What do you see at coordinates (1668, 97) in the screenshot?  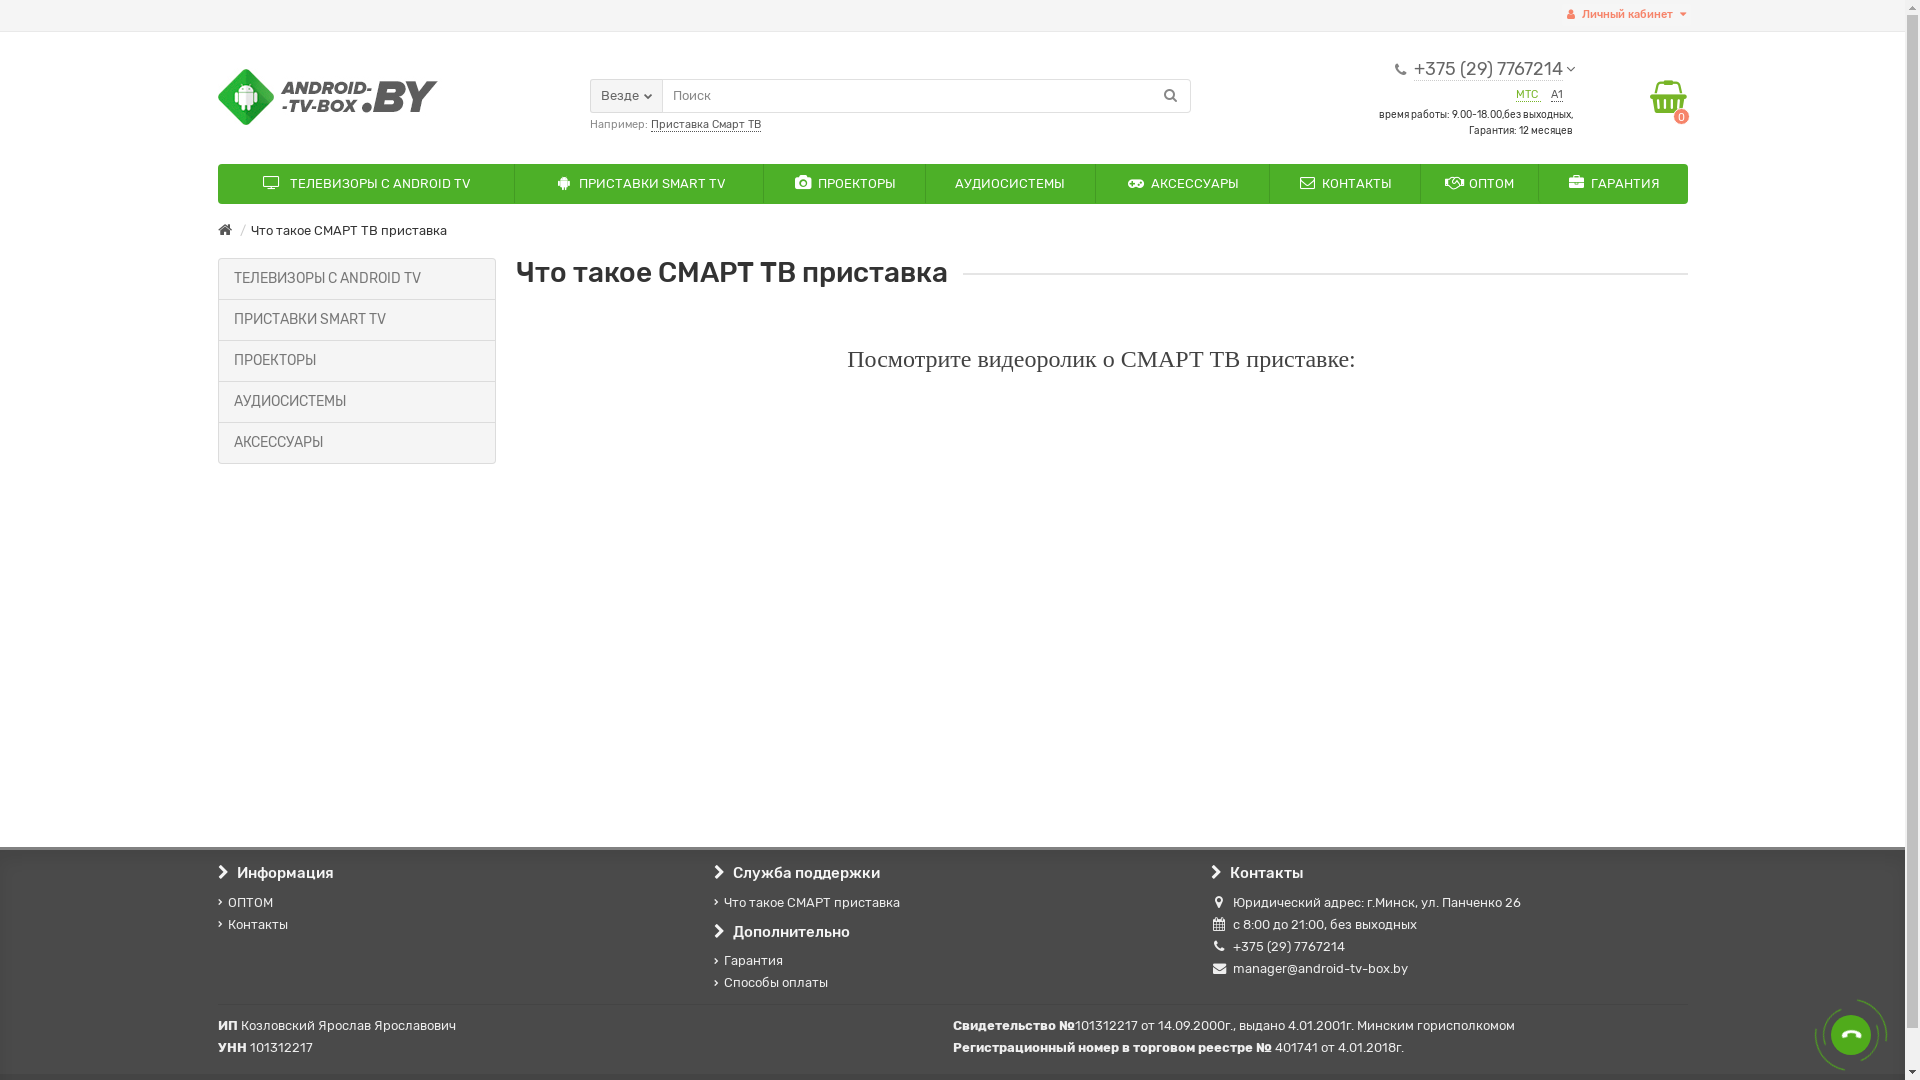 I see `'0'` at bounding box center [1668, 97].